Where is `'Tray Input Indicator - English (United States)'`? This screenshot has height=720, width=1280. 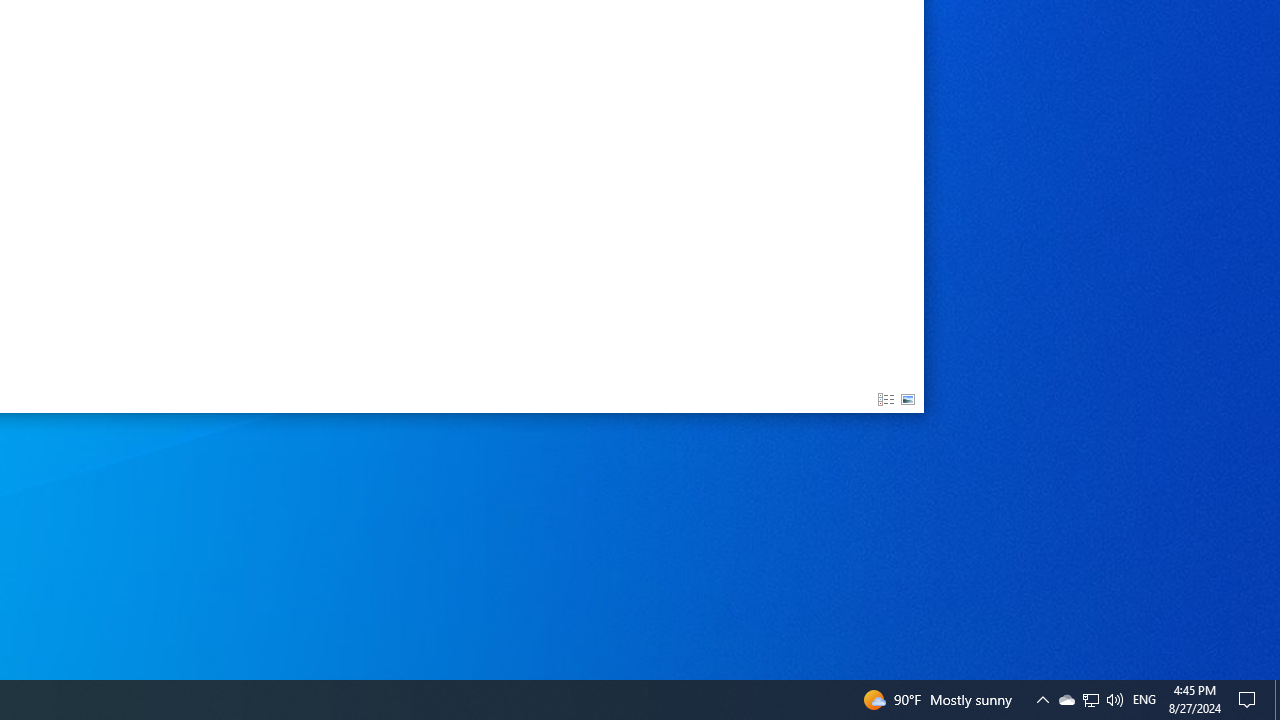 'Tray Input Indicator - English (United States)' is located at coordinates (1090, 698).